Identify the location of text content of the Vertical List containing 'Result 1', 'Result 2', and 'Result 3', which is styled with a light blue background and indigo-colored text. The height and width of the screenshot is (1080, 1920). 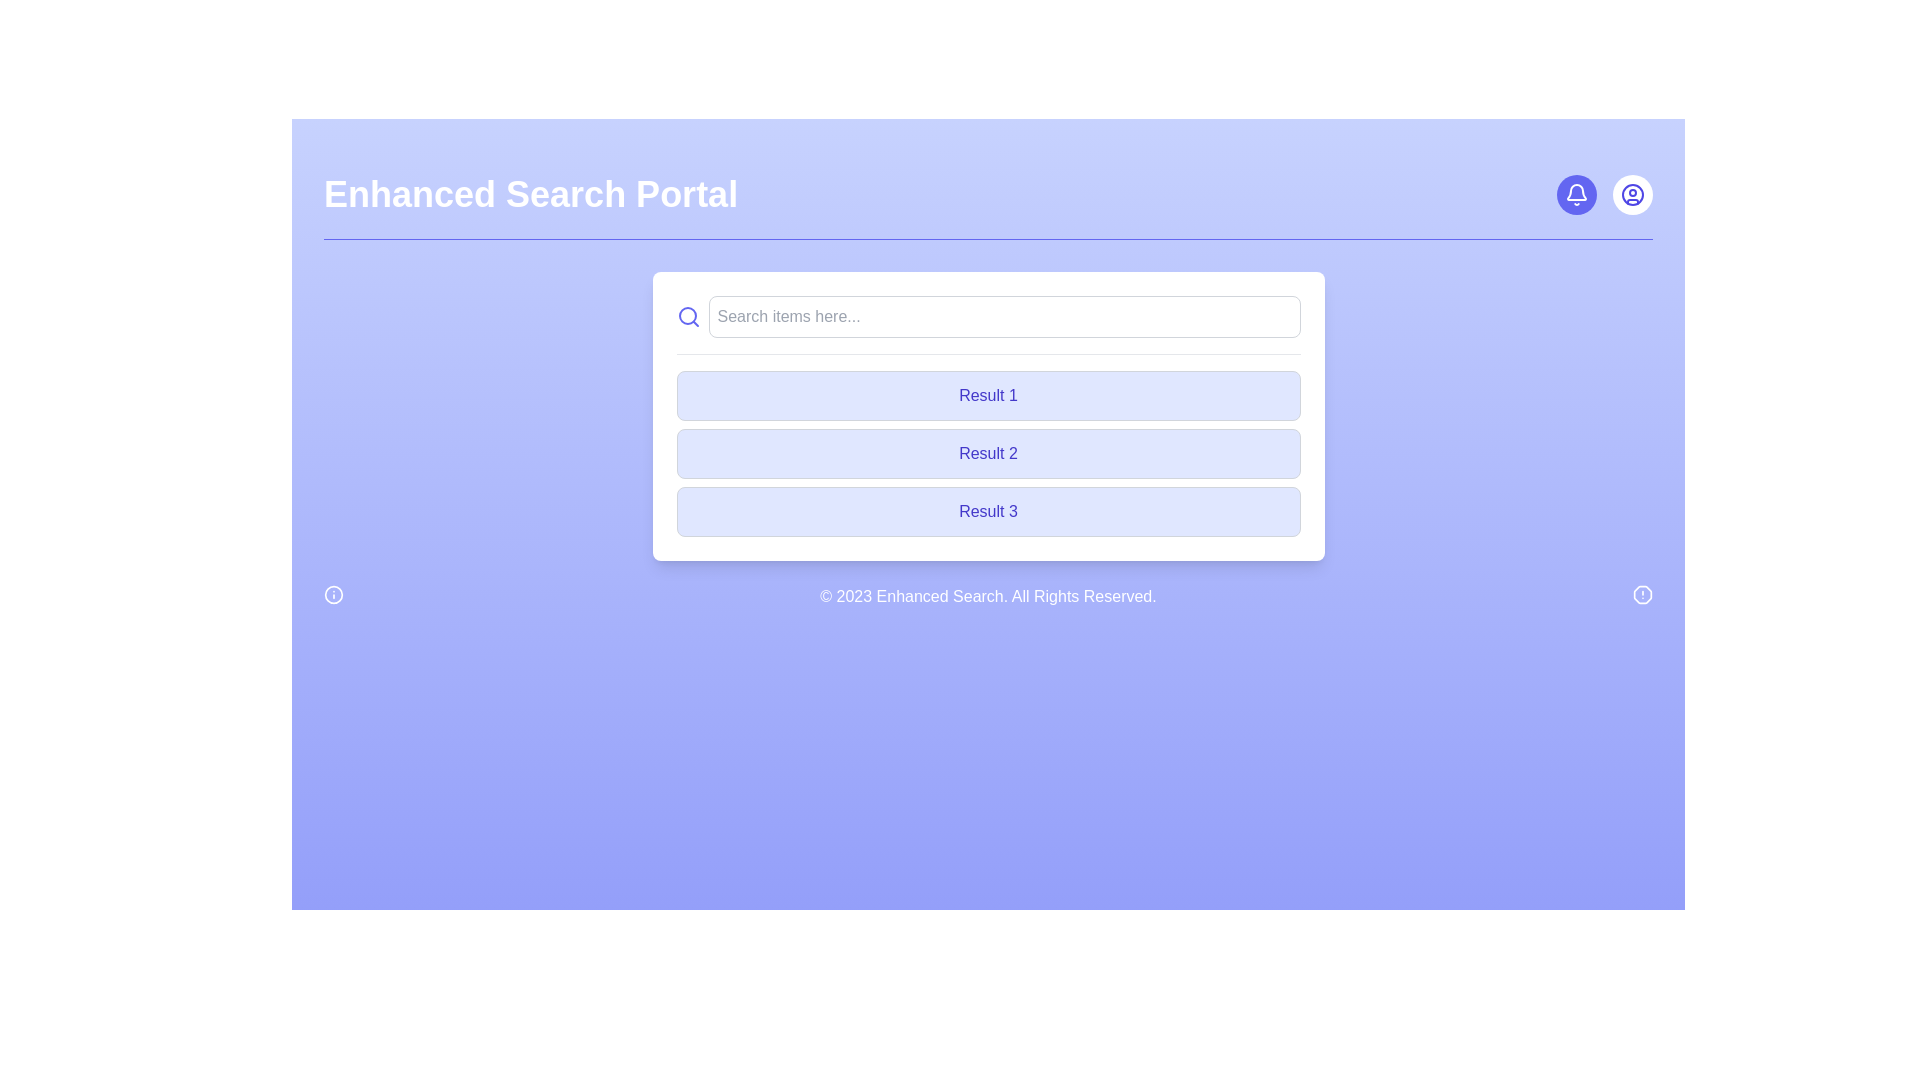
(988, 454).